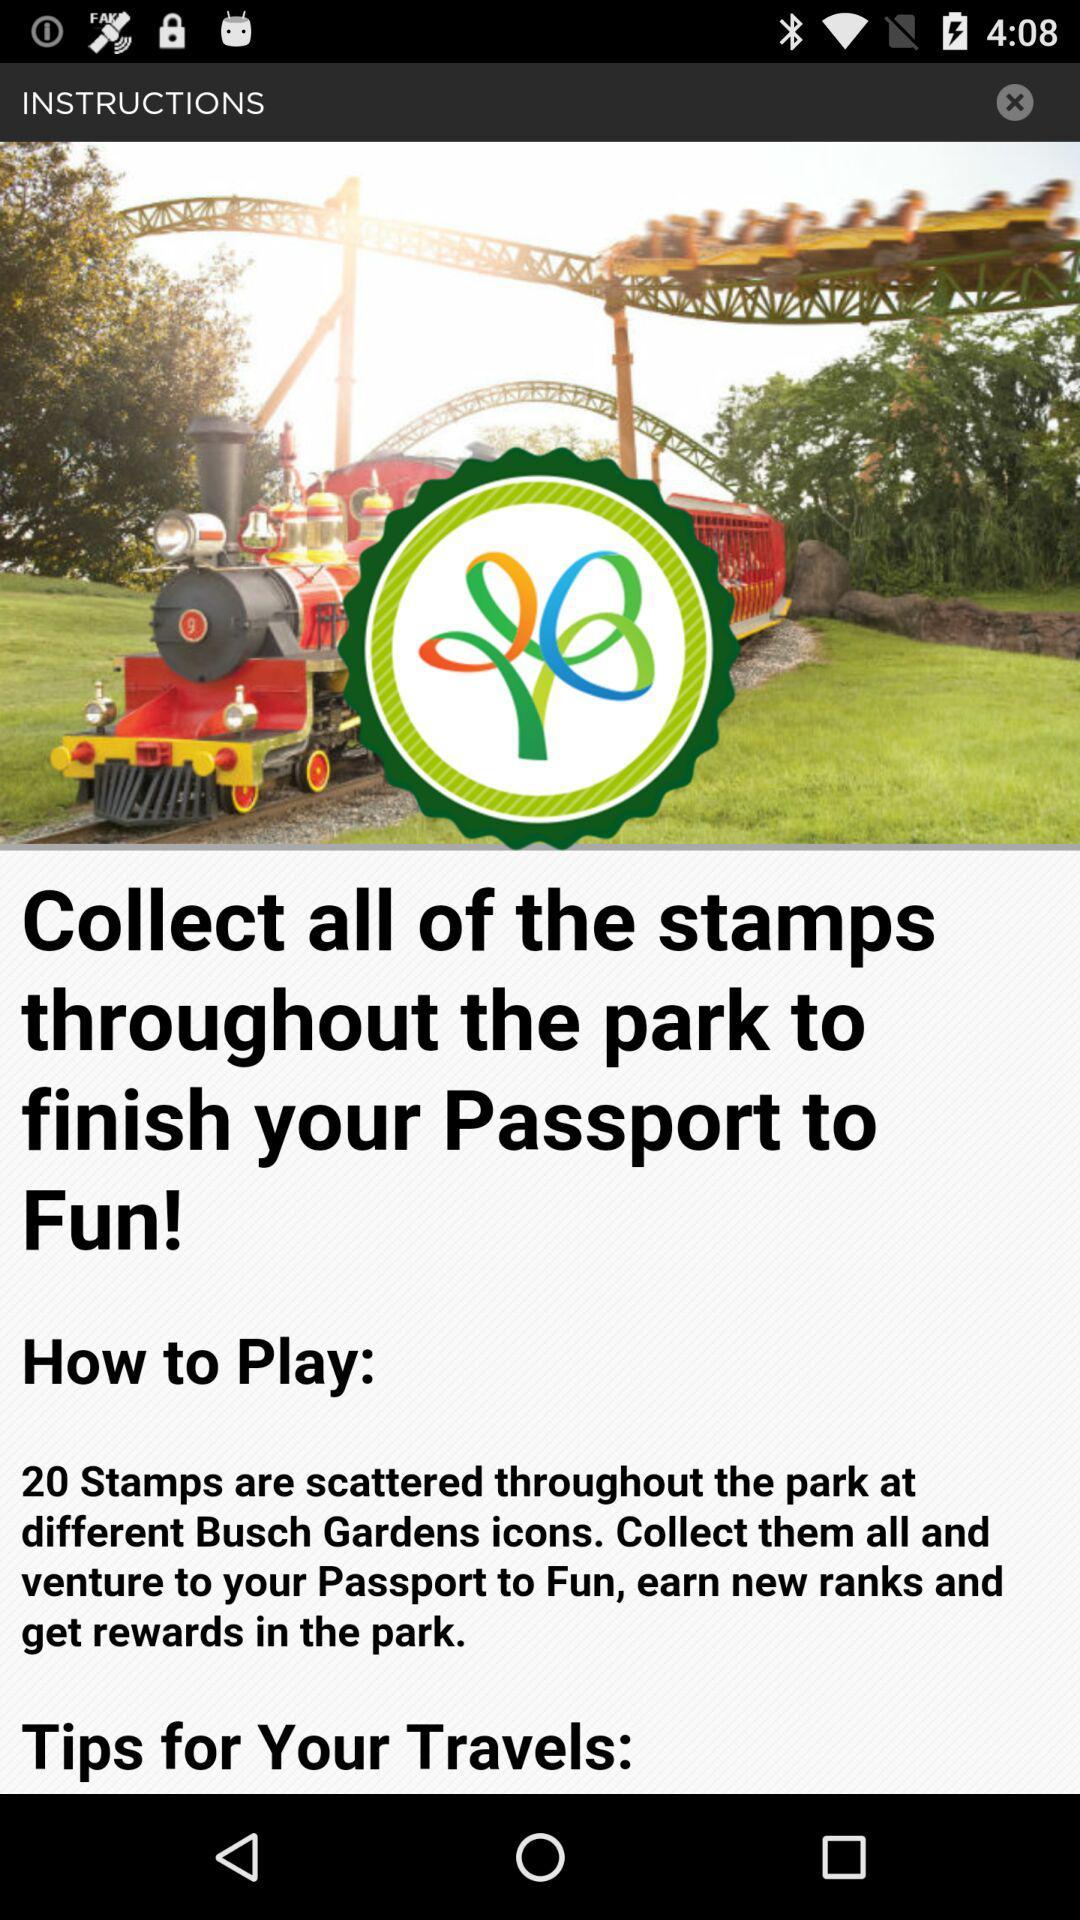  What do you see at coordinates (1015, 101) in the screenshot?
I see `x` at bounding box center [1015, 101].